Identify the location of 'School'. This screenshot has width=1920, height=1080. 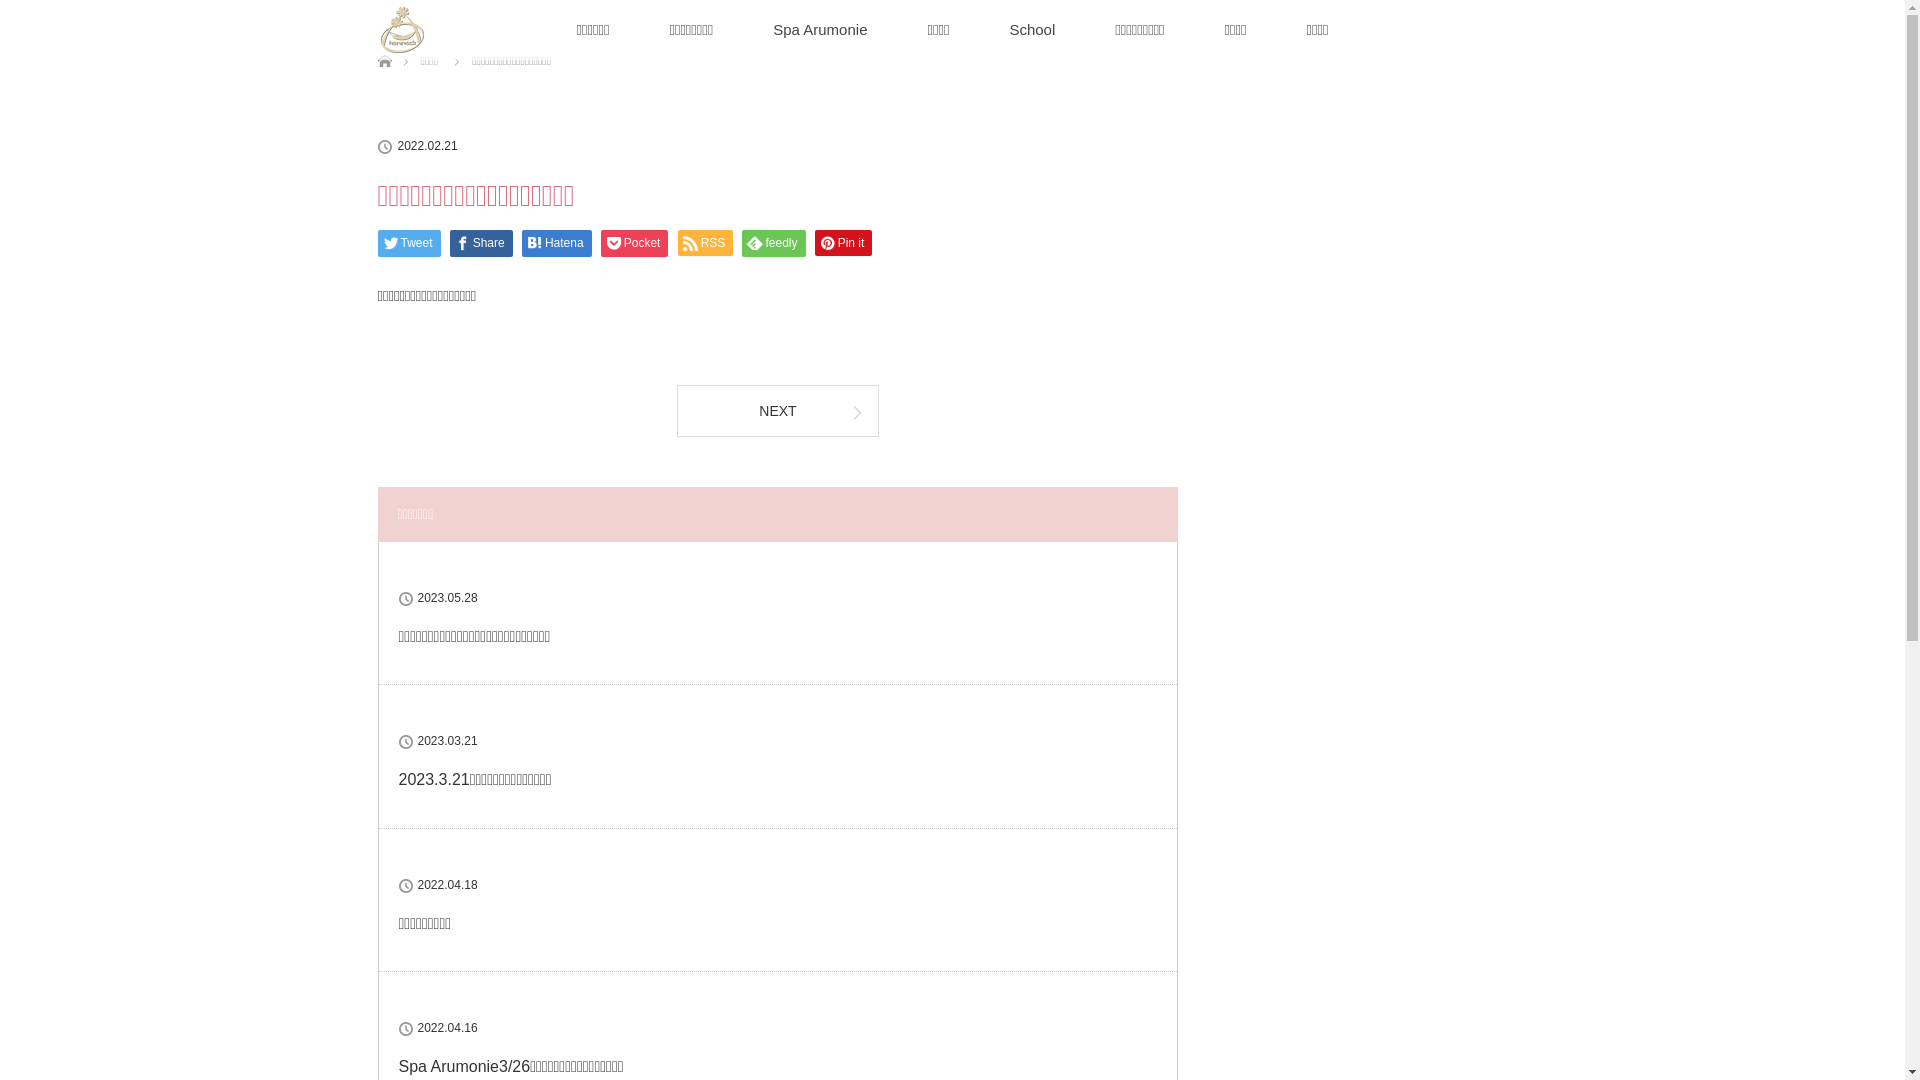
(1032, 30).